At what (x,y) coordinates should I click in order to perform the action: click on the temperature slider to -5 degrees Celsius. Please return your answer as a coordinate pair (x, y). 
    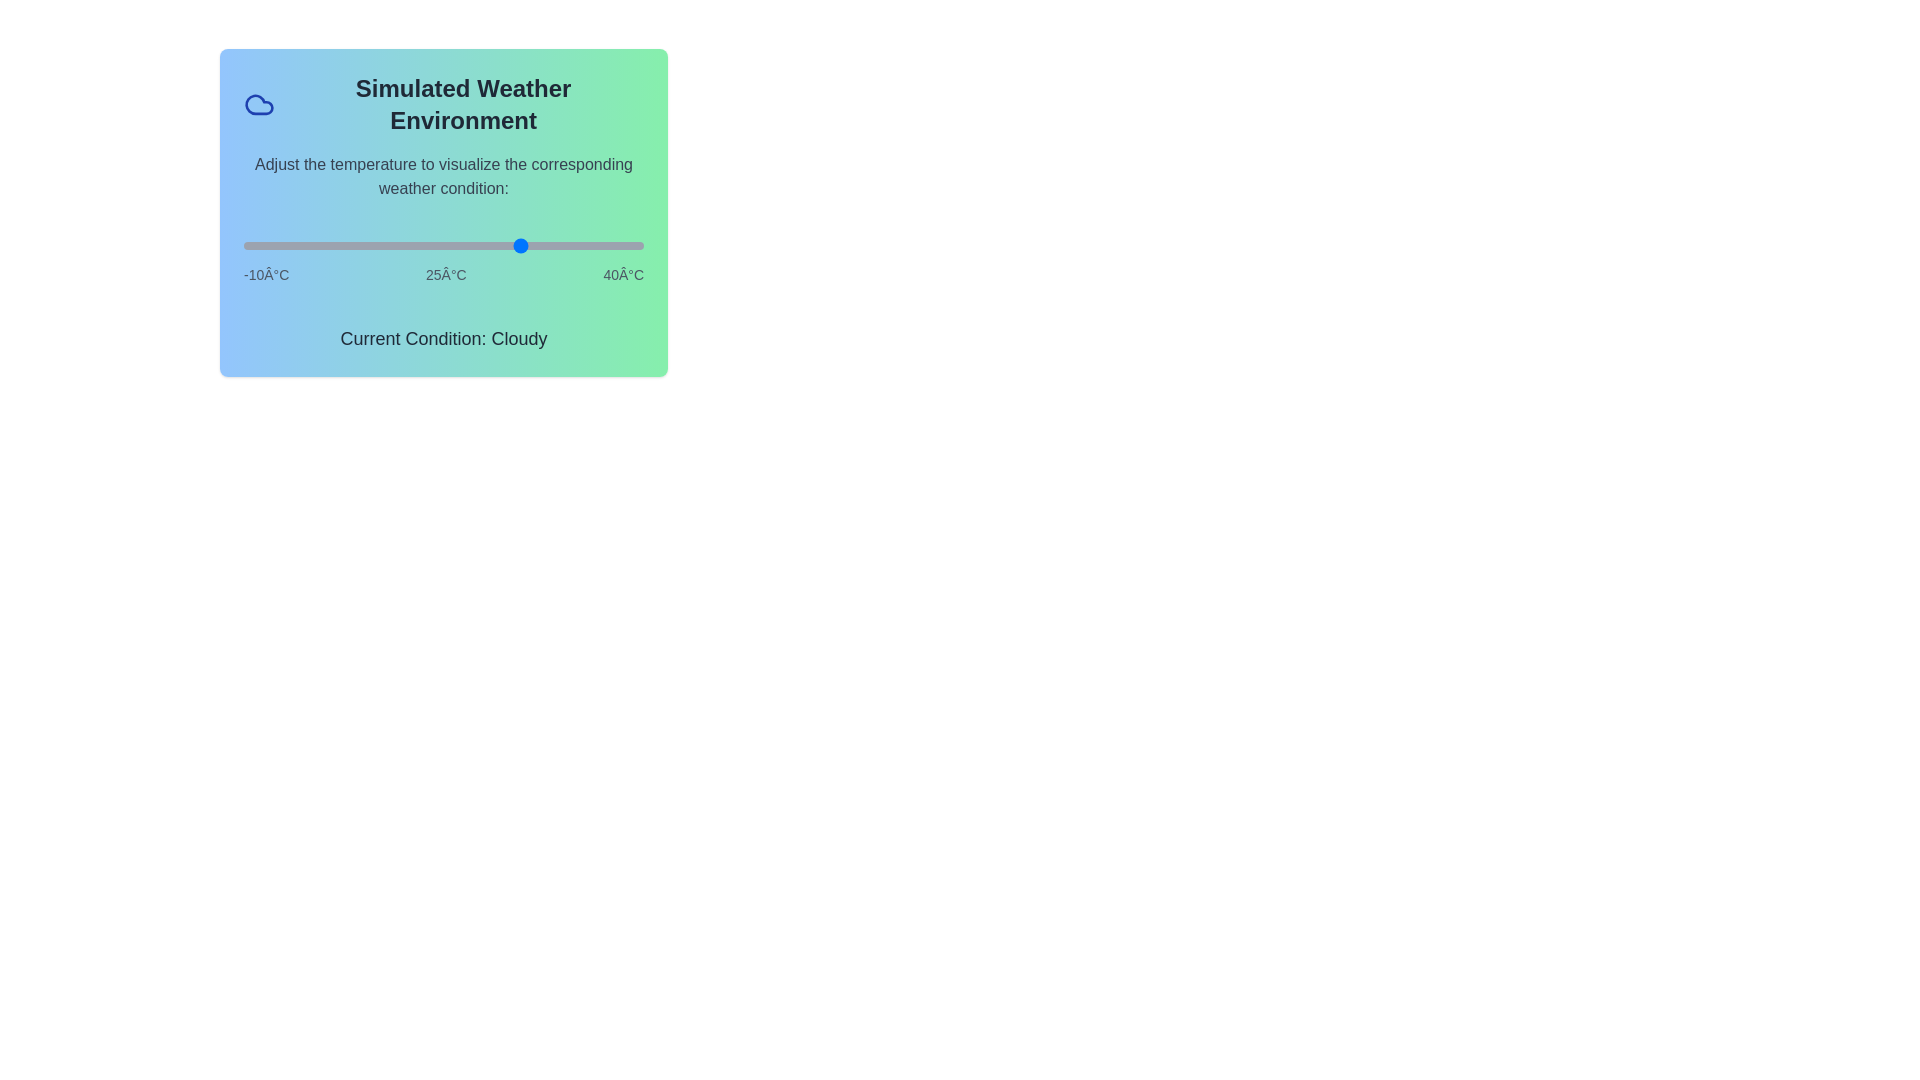
    Looking at the image, I should click on (282, 245).